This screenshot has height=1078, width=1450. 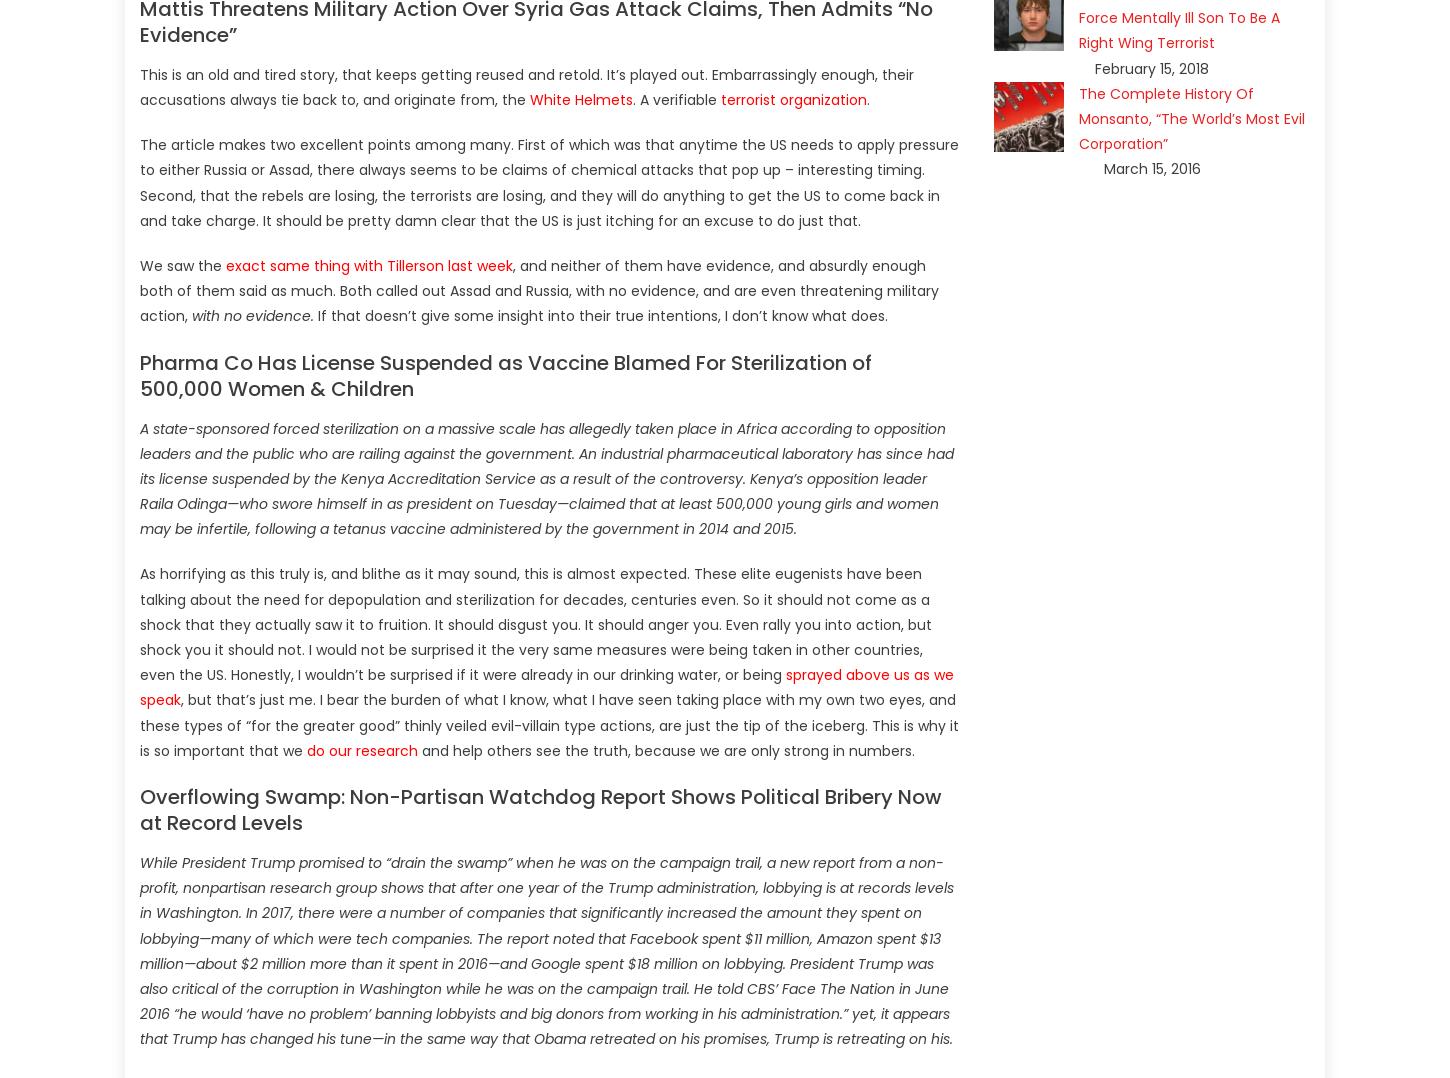 What do you see at coordinates (1151, 68) in the screenshot?
I see `'February 15, 2018'` at bounding box center [1151, 68].